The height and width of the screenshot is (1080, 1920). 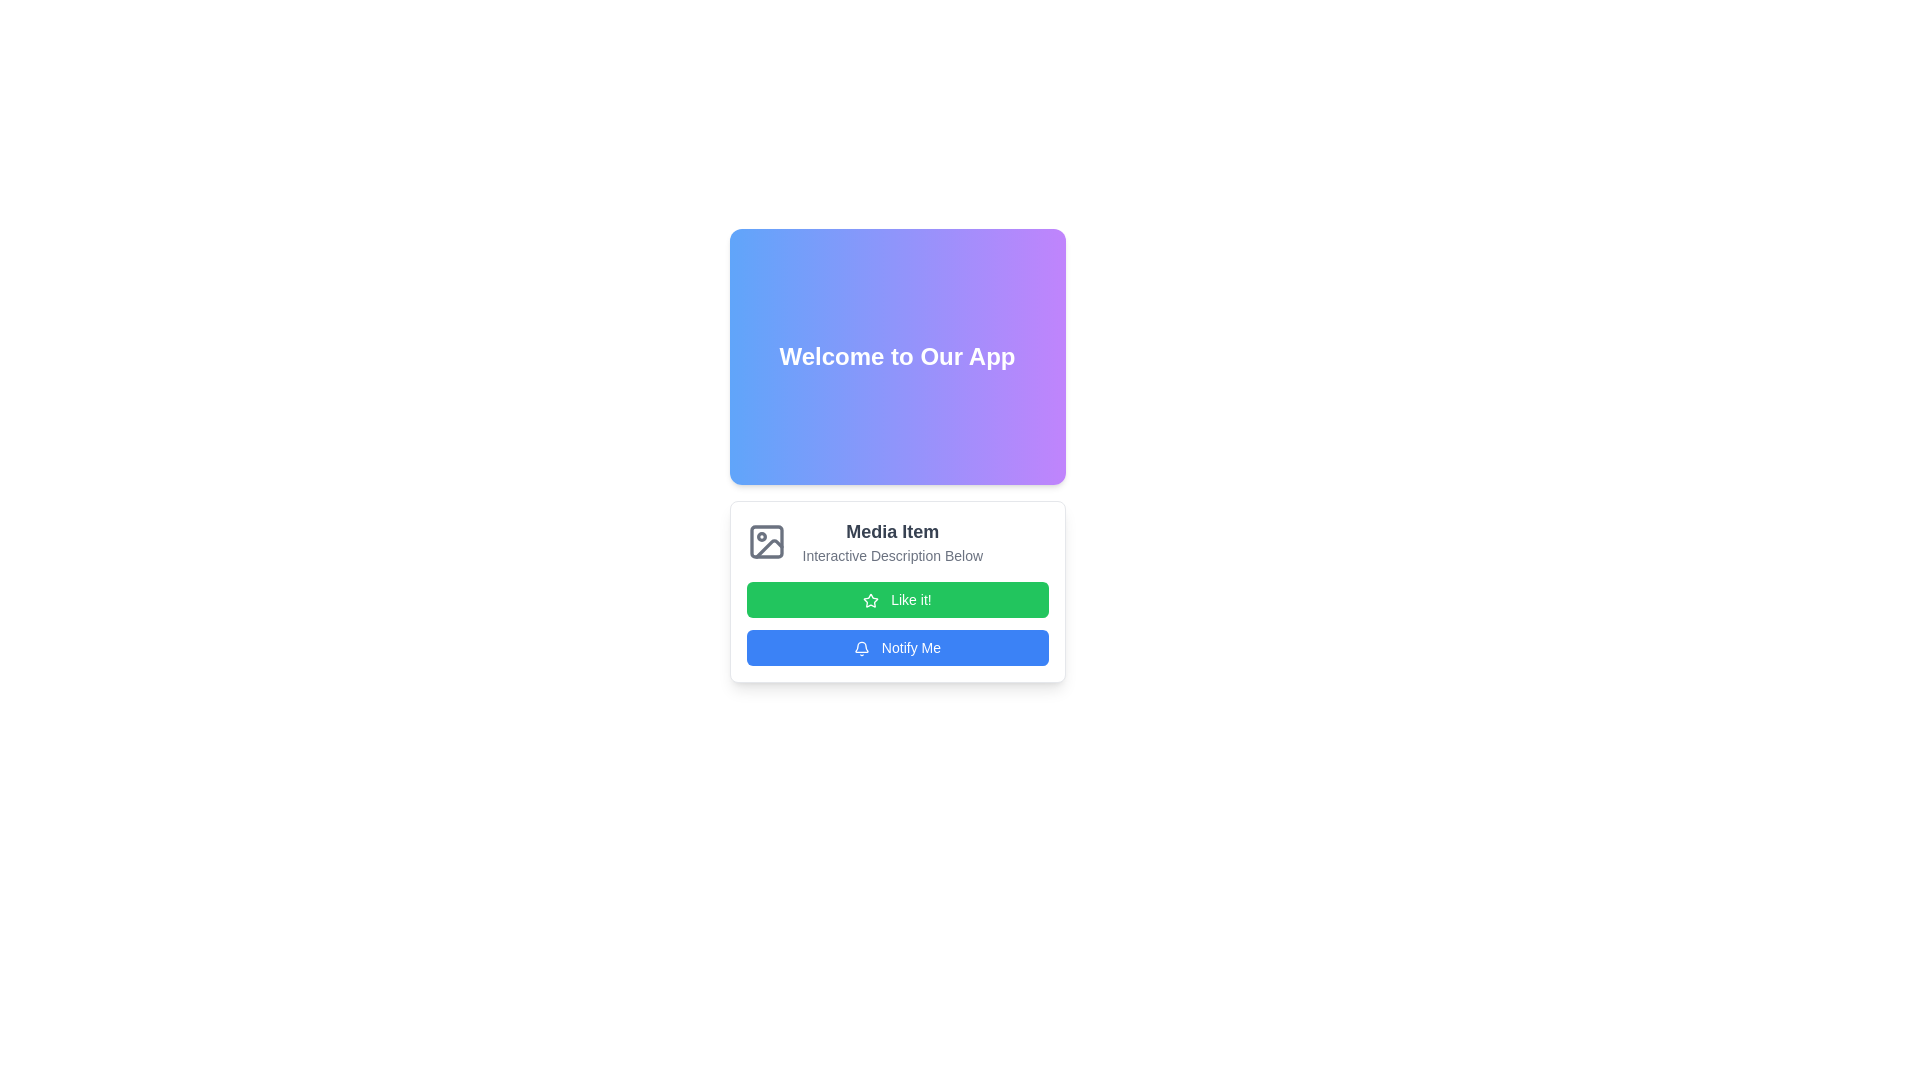 What do you see at coordinates (891, 531) in the screenshot?
I see `the text label that serves as a header for the section introducing Media Item content, located above the 'Interactive Description Below' label` at bounding box center [891, 531].